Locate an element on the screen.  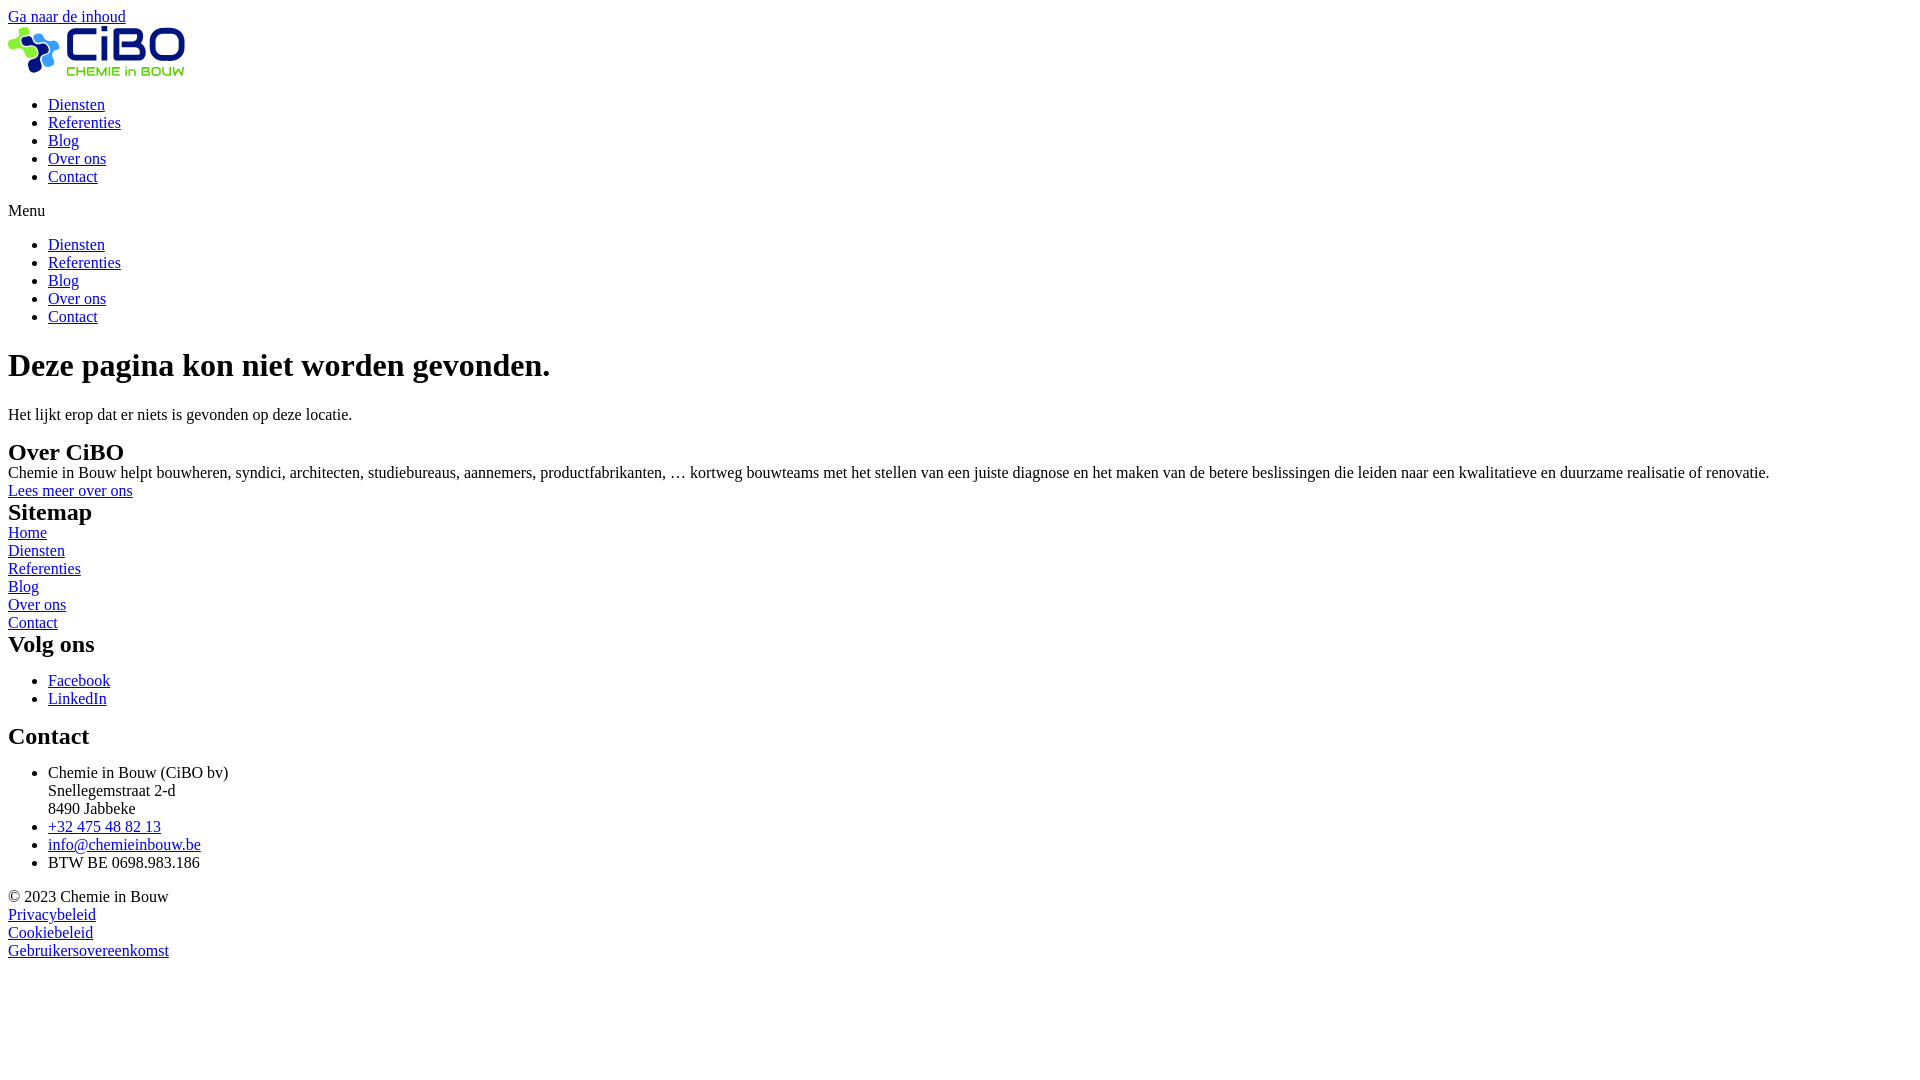
'Referenties' is located at coordinates (44, 568).